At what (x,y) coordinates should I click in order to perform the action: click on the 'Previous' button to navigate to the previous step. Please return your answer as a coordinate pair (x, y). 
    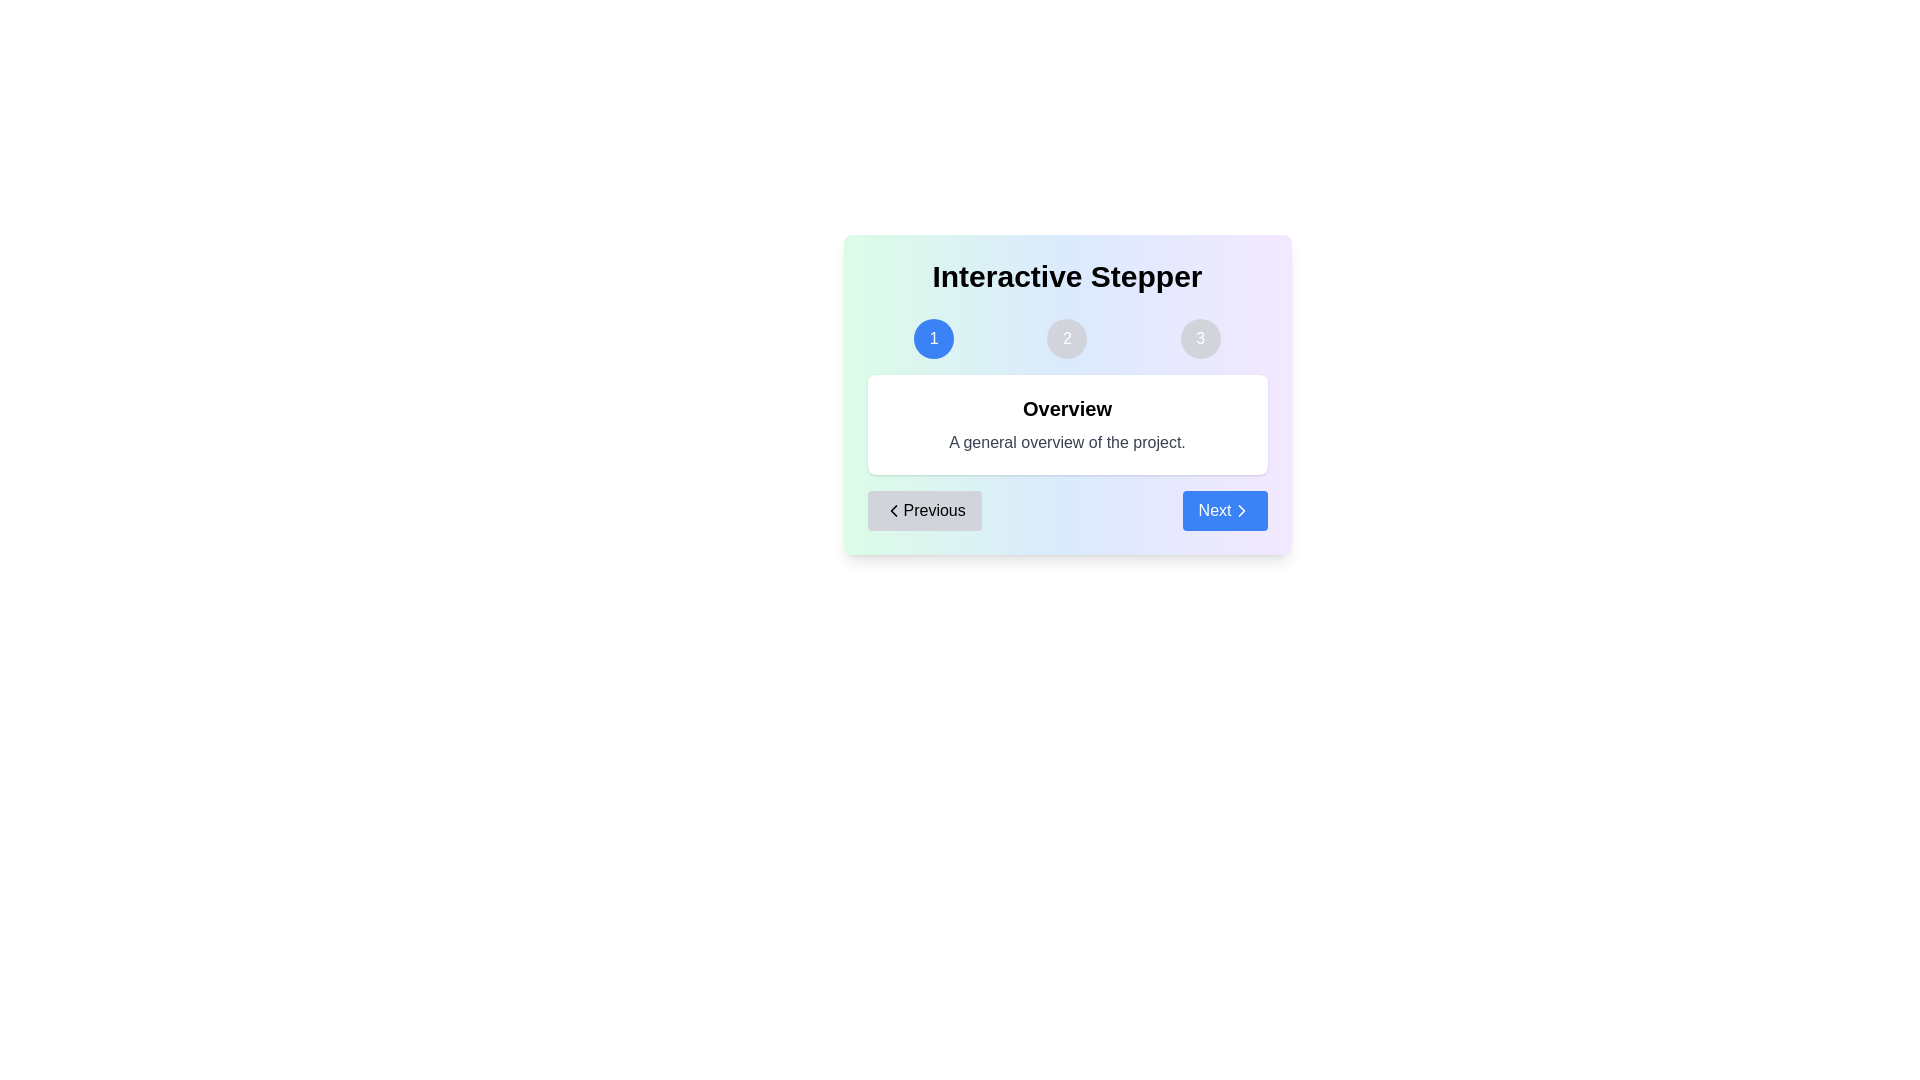
    Looking at the image, I should click on (923, 509).